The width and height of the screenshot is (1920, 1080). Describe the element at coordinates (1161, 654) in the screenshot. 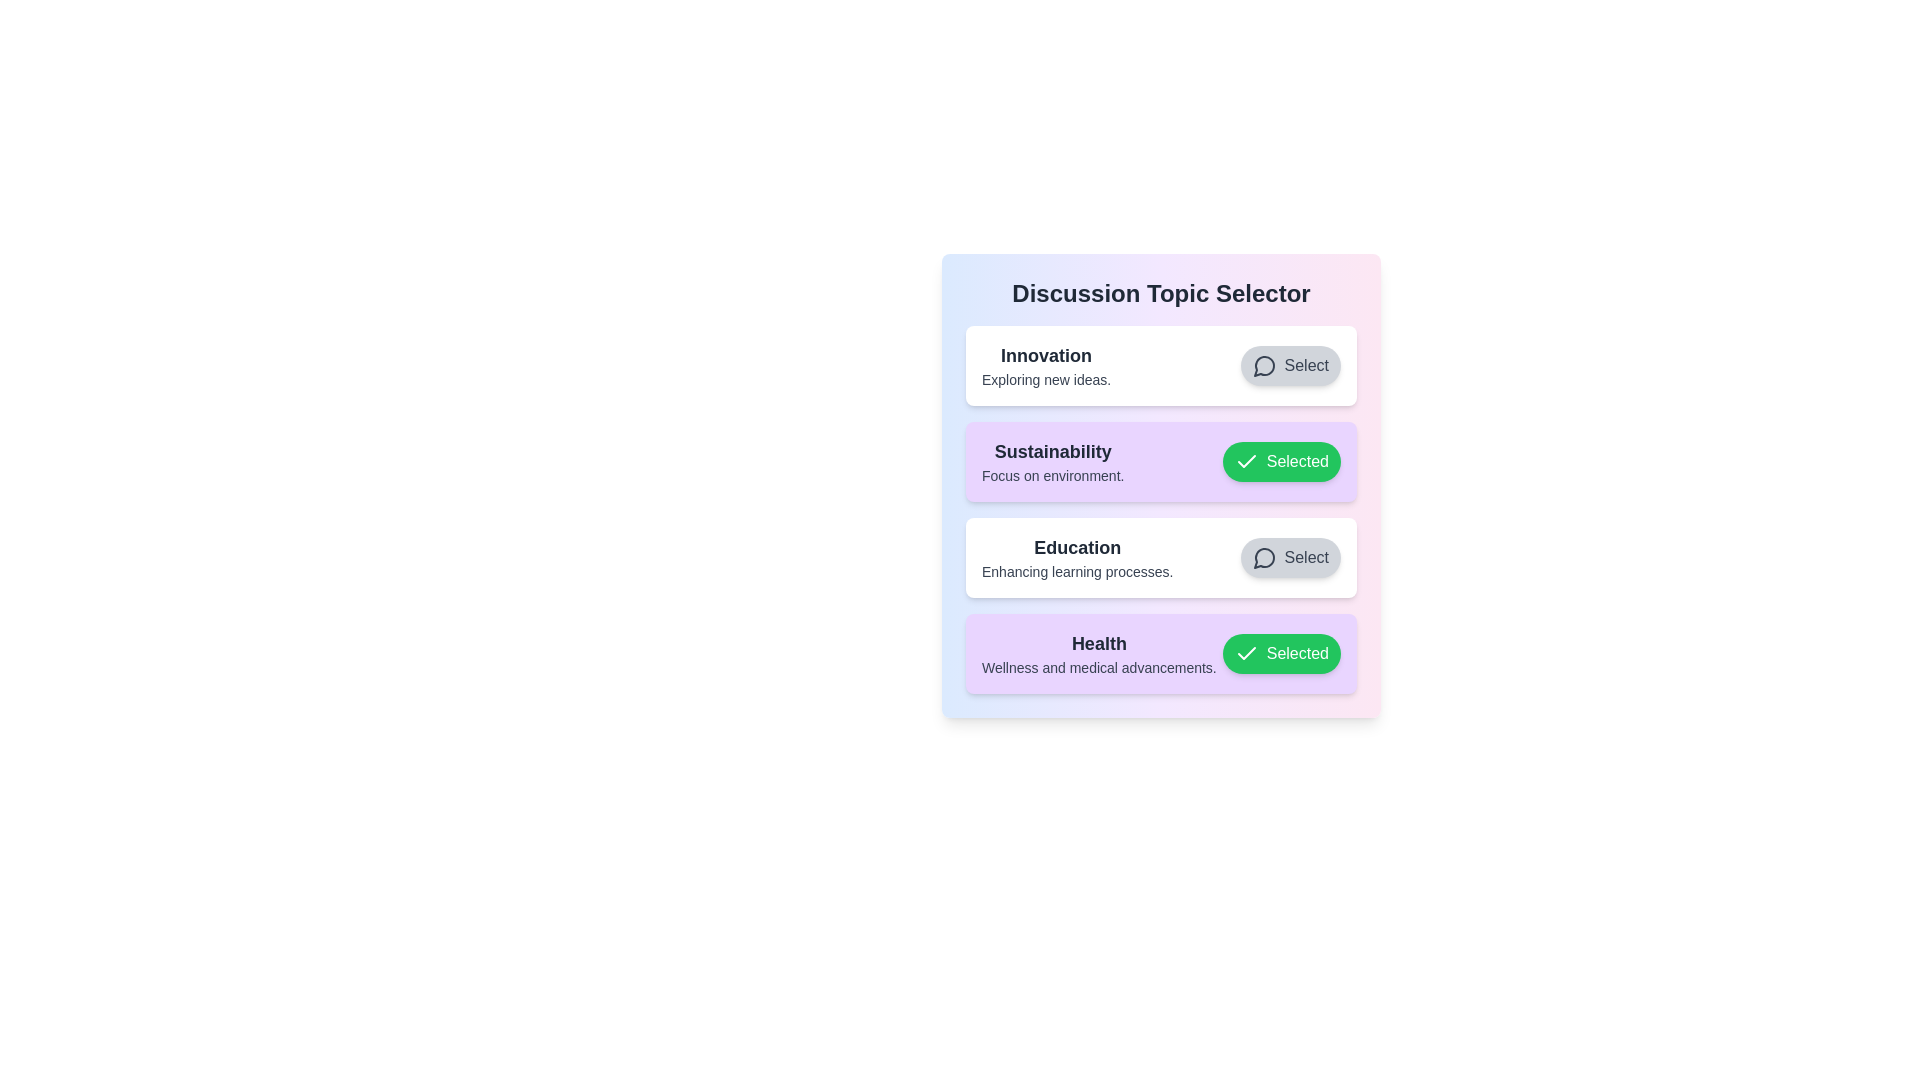

I see `the topic Health to trigger the scaling effect` at that location.